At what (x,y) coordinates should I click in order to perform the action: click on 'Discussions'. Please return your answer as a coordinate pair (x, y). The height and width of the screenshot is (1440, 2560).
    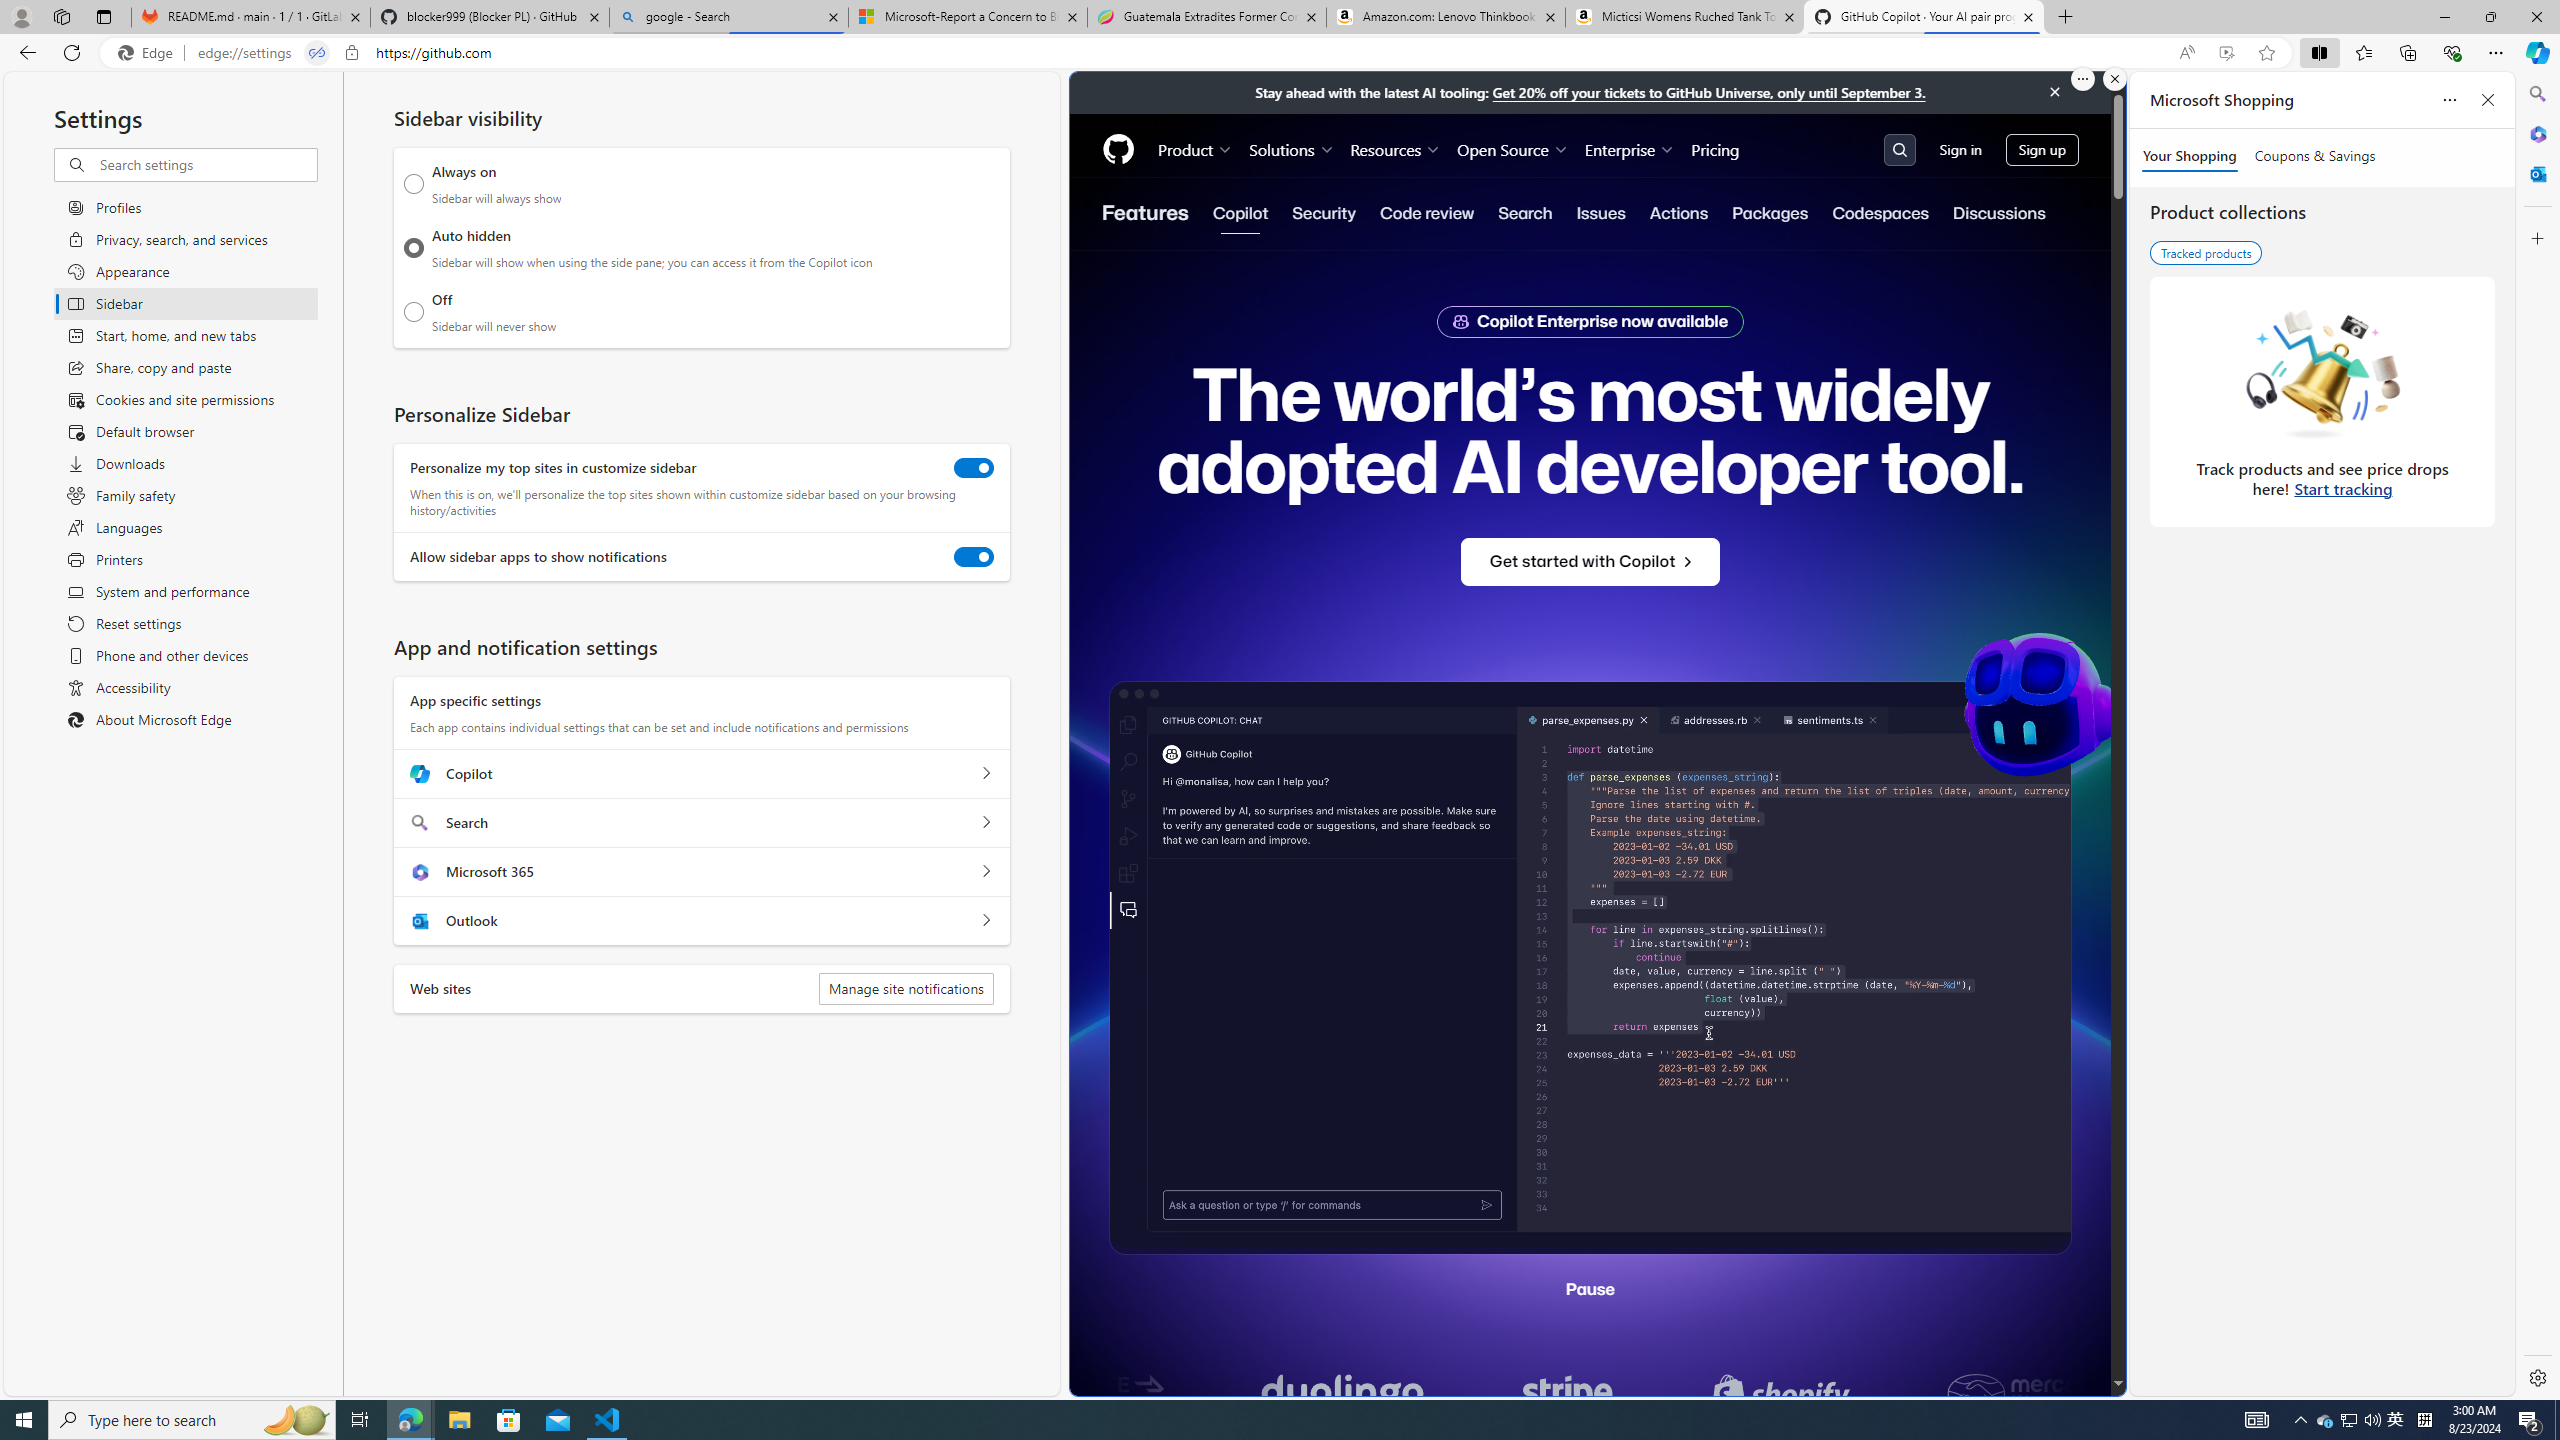
    Looking at the image, I should click on (1997, 212).